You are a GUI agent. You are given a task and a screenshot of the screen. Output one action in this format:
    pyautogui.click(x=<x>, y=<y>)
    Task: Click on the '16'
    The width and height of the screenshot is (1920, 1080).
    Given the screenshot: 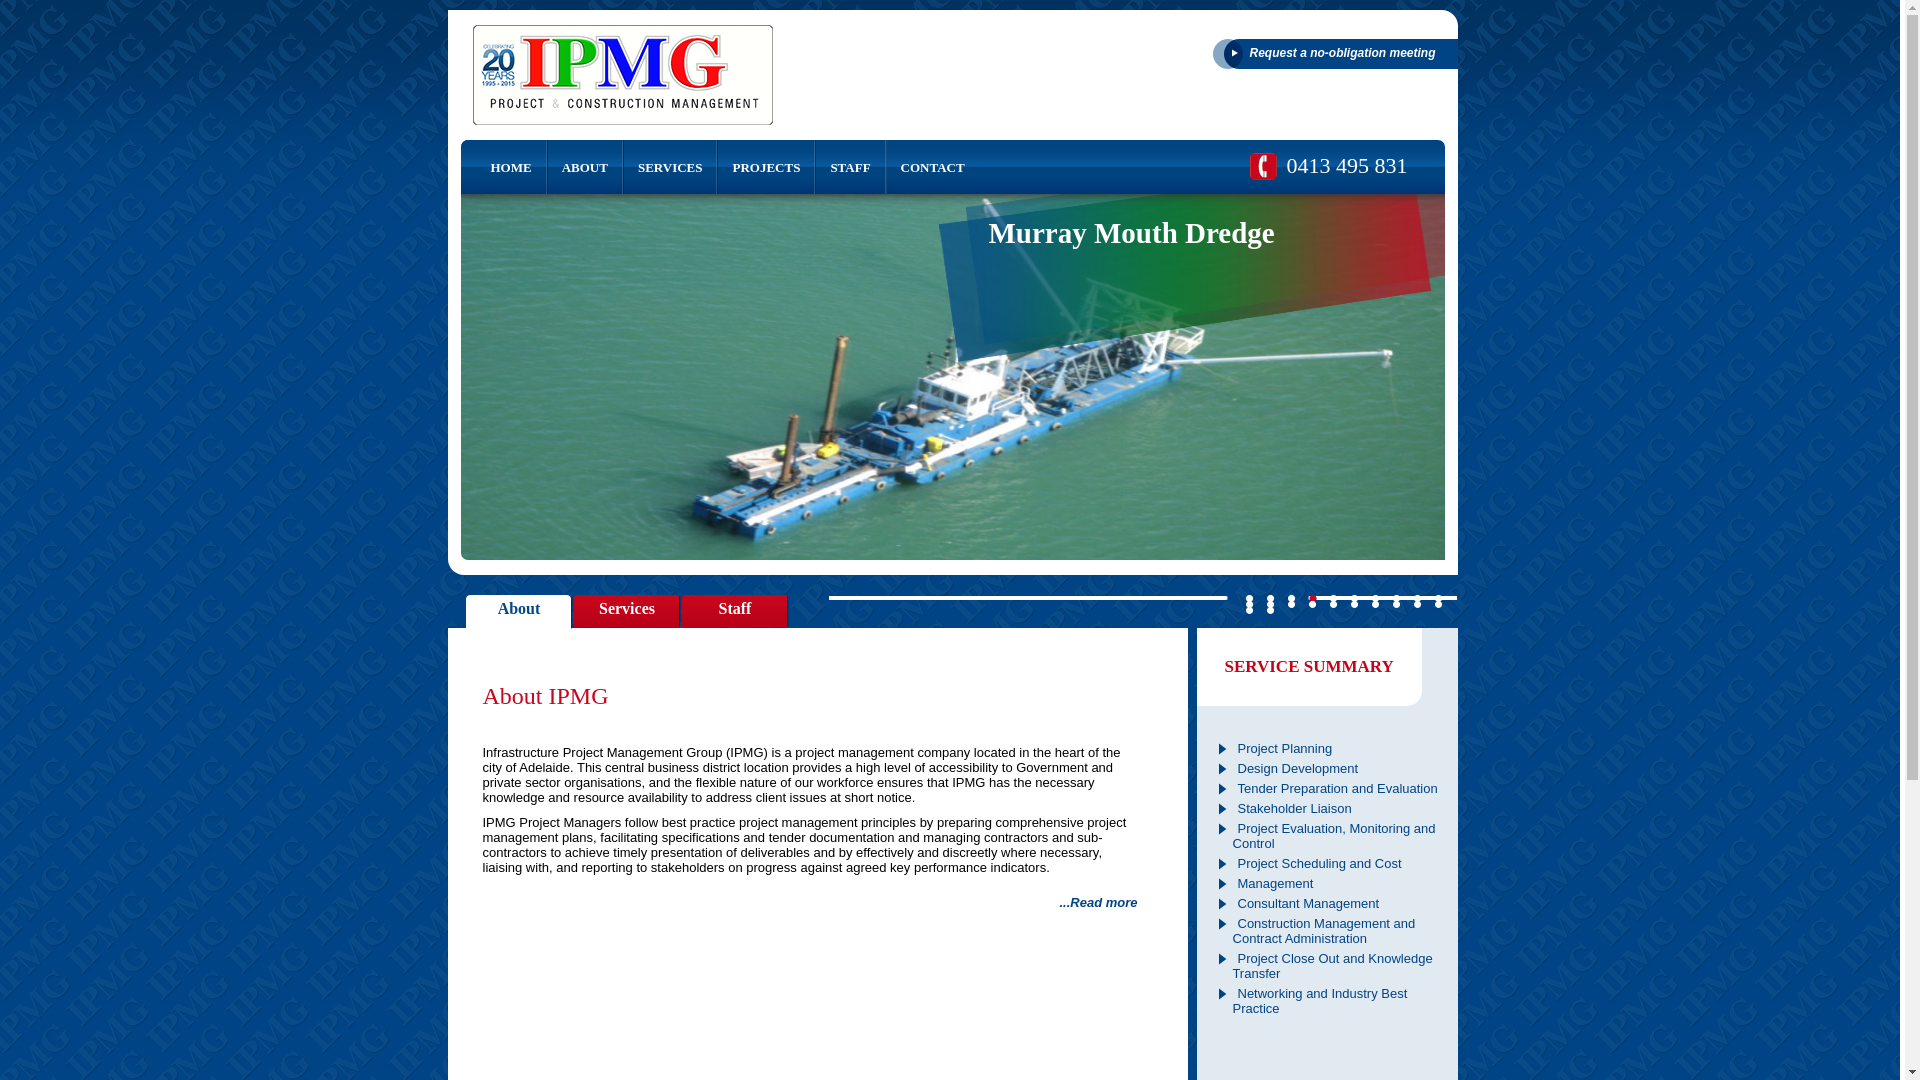 What is the action you would take?
    pyautogui.click(x=1353, y=603)
    